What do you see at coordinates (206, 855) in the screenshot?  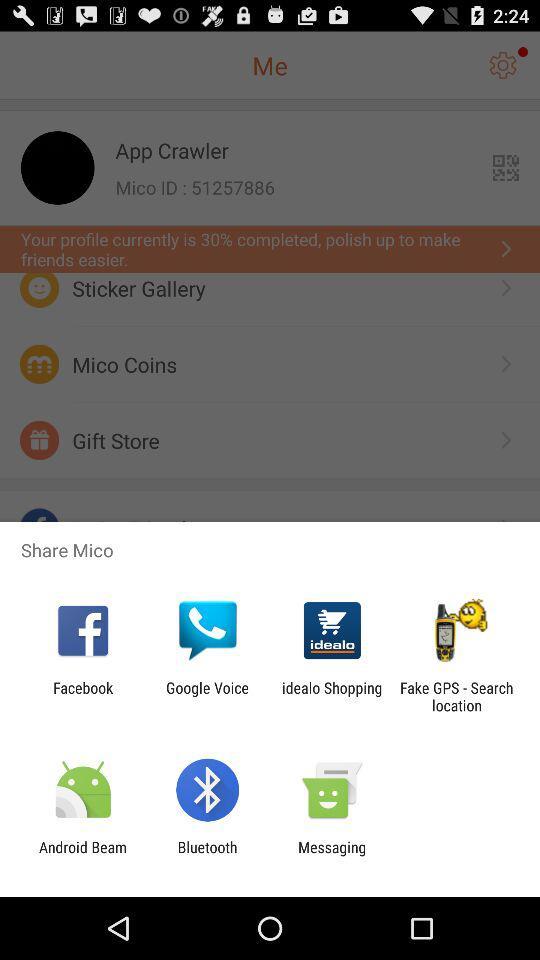 I see `icon to the right of android beam icon` at bounding box center [206, 855].